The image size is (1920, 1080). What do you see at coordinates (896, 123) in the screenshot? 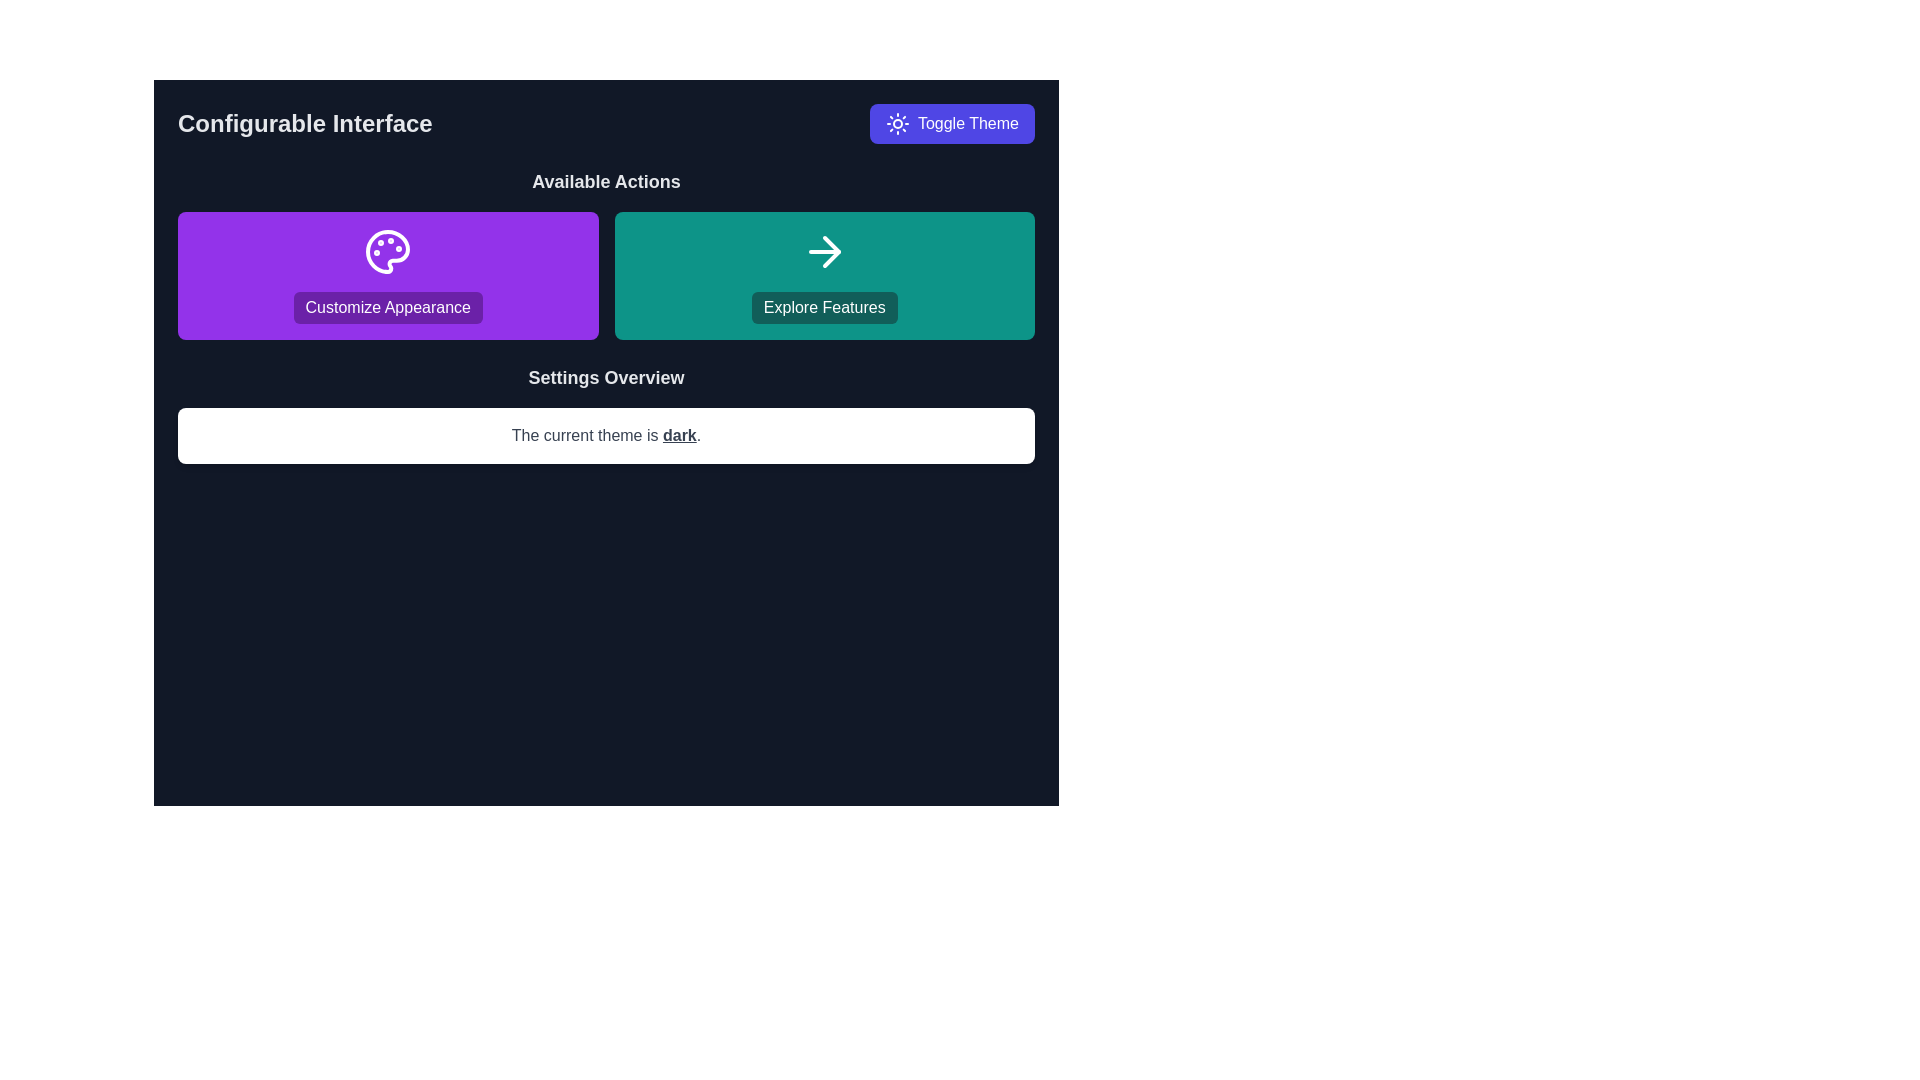
I see `the decorative light icon that represents the day theme, located within the 'Toggle Theme' button at the top-right corner of the interface` at bounding box center [896, 123].